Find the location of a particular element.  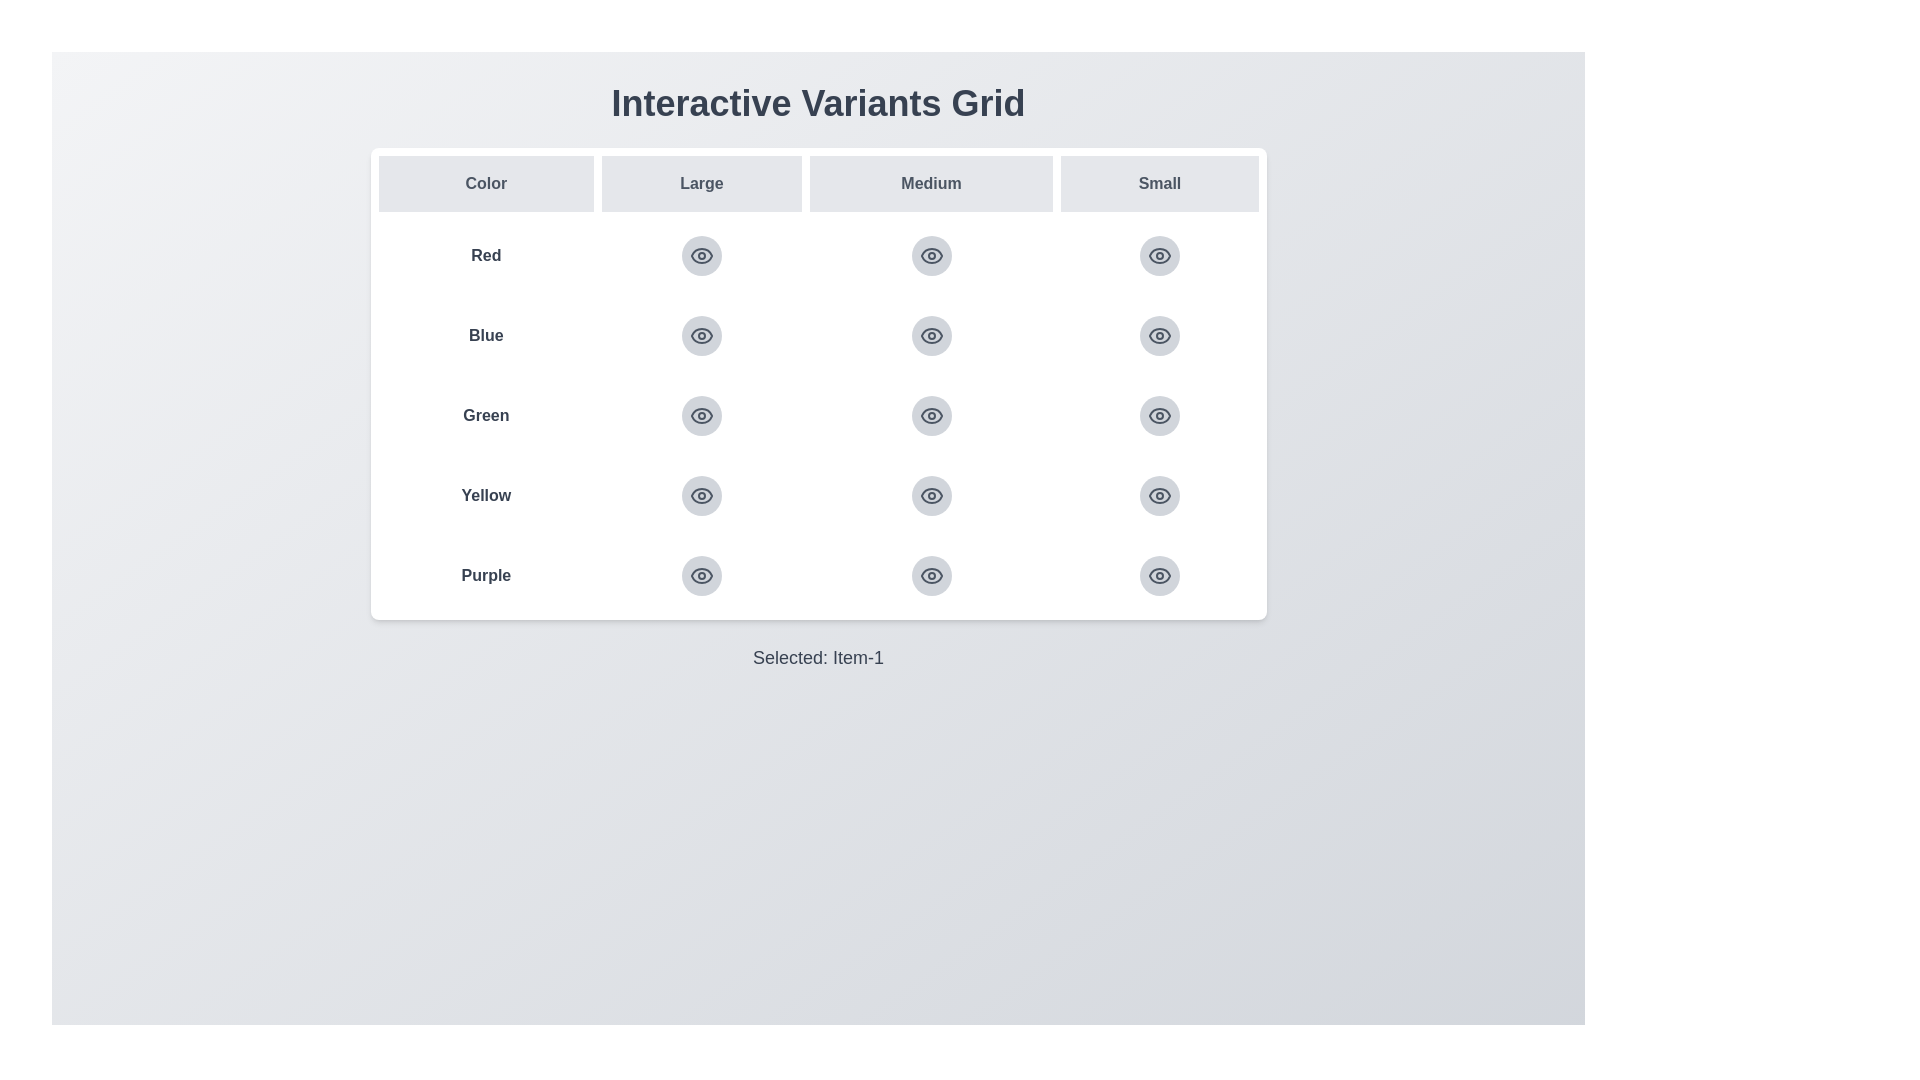

the eye-shaped icon component within the 'Small' grid section and 'Green' row, which is visually distinct and part of the interactive variants grid is located at coordinates (1160, 415).